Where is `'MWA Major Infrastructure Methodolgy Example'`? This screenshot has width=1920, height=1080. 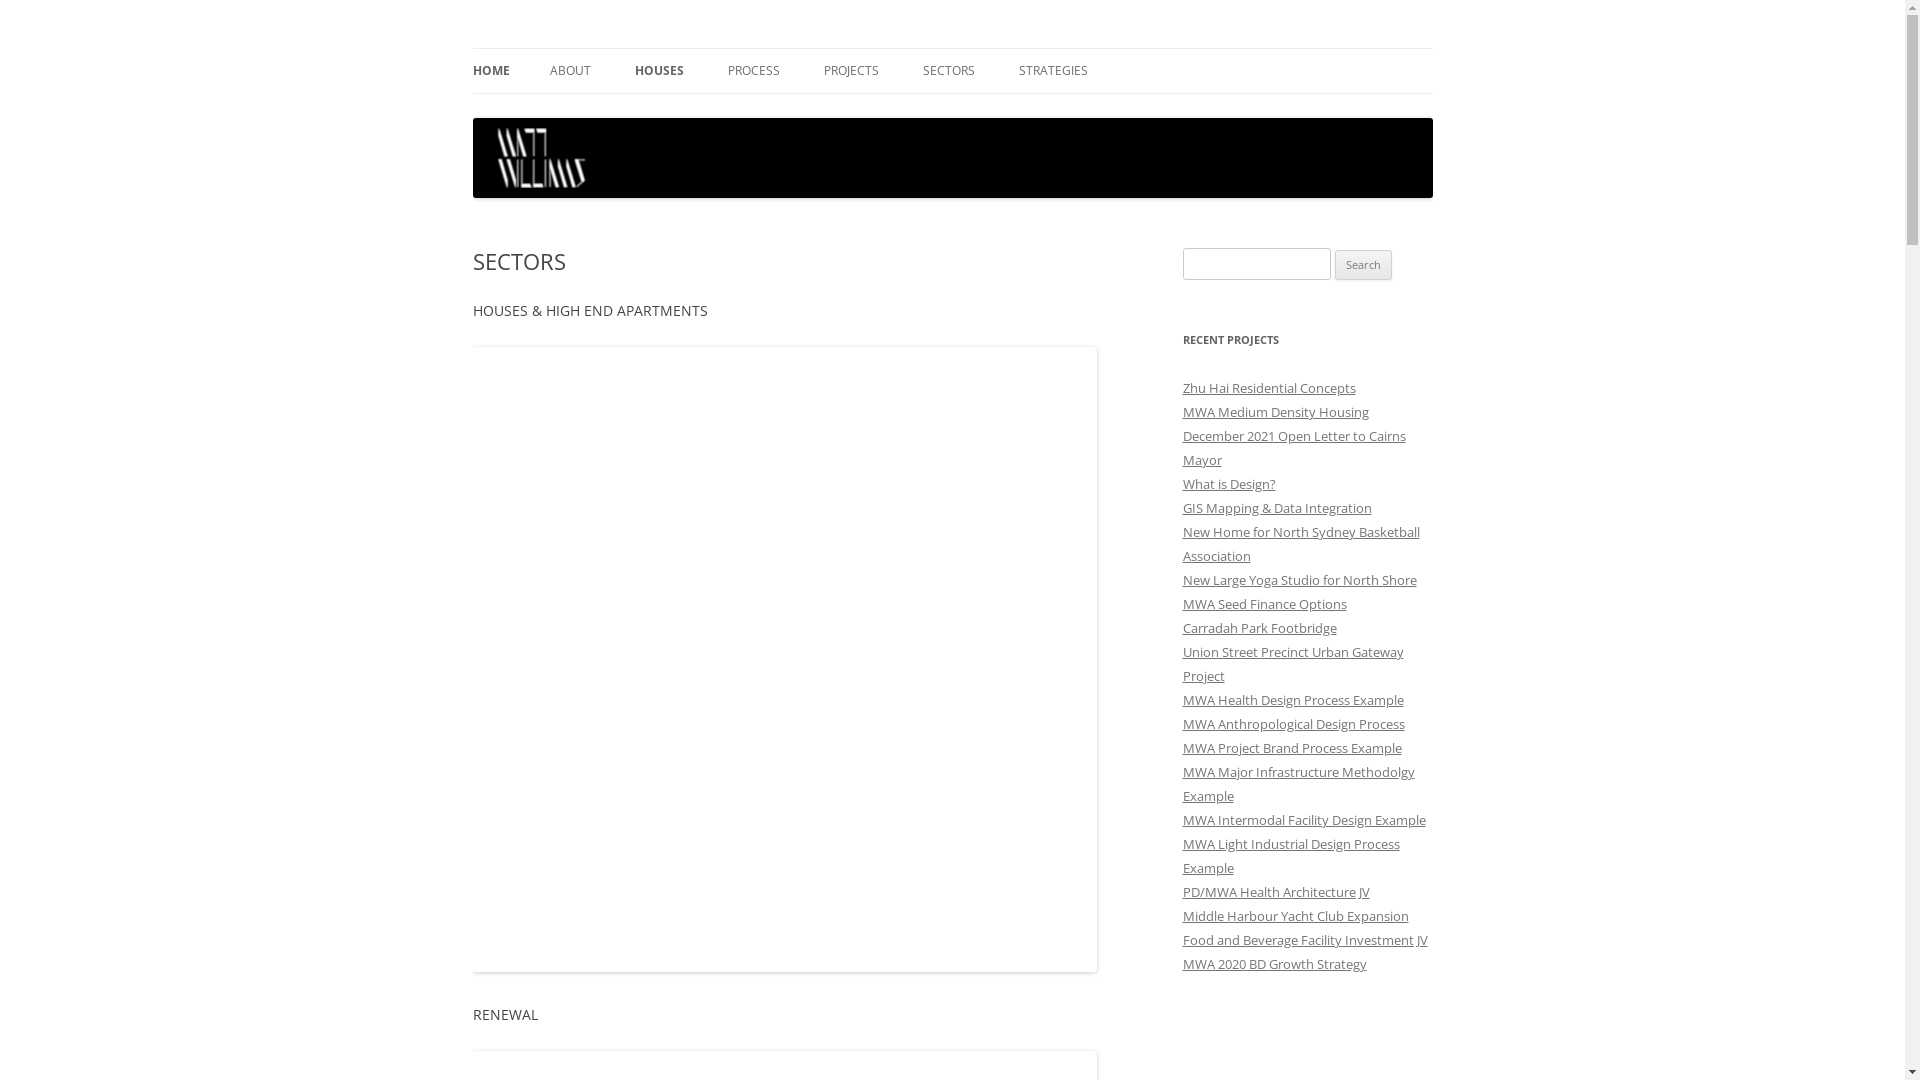 'MWA Major Infrastructure Methodolgy Example' is located at coordinates (1181, 782).